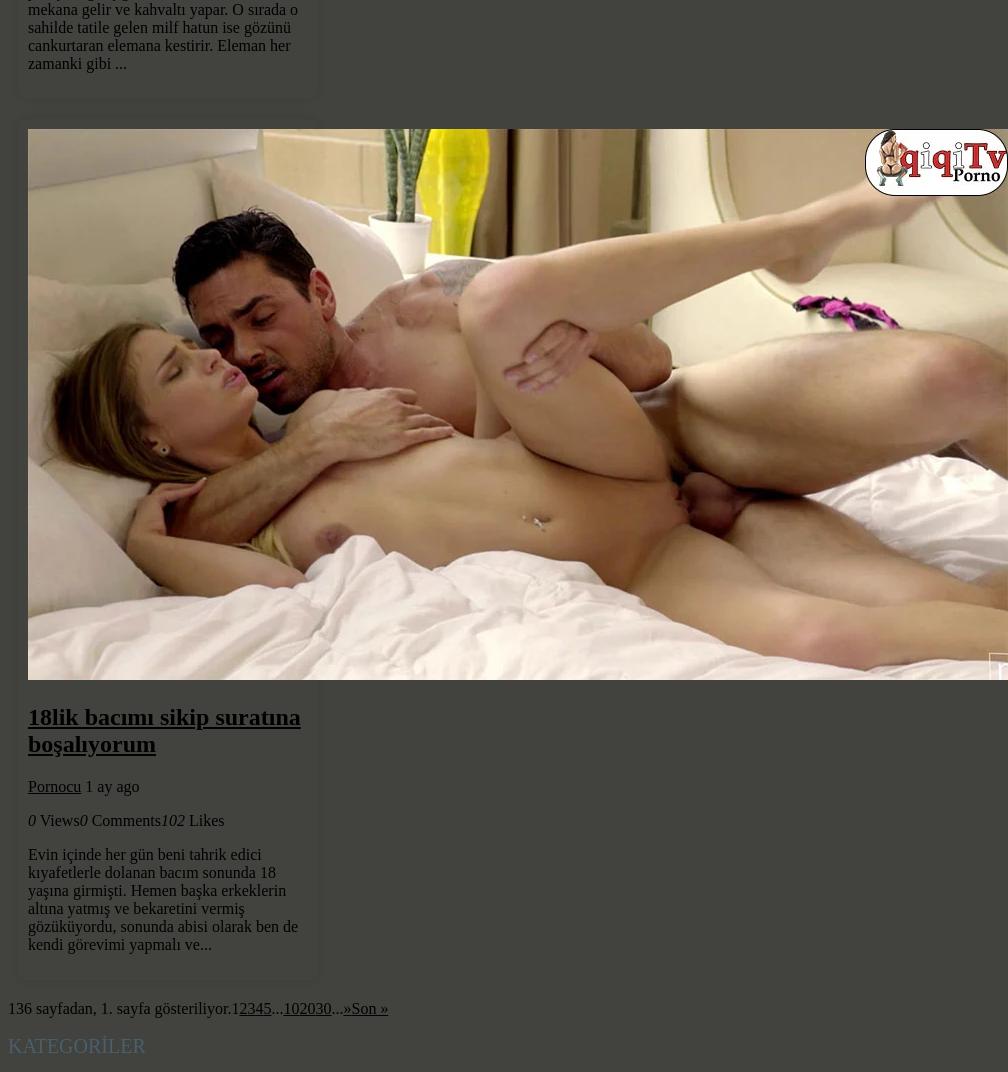 The width and height of the screenshot is (1008, 1072). I want to click on '102', so click(171, 819).